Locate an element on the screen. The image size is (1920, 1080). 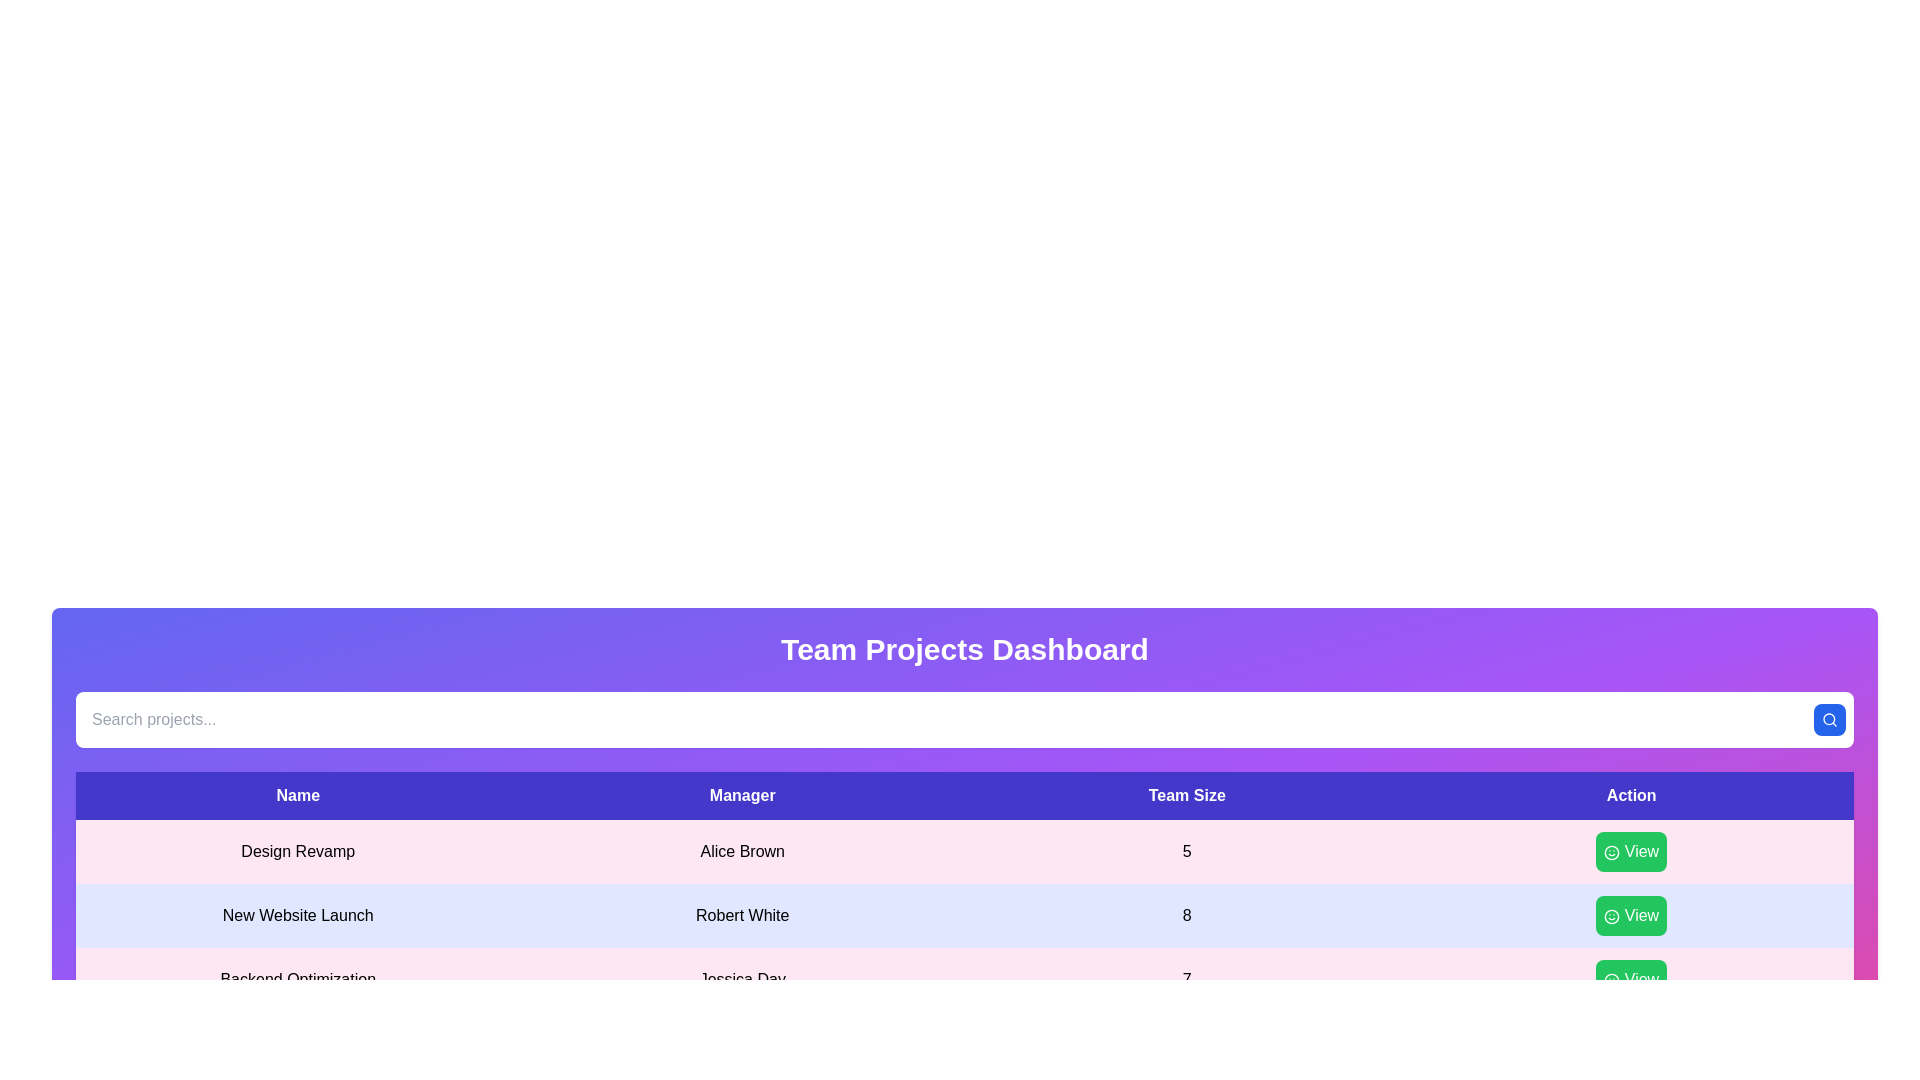
the text label indicating the project name in the first column of the striped table, aligned with 'Alice Brown' and '5' is located at coordinates (297, 852).